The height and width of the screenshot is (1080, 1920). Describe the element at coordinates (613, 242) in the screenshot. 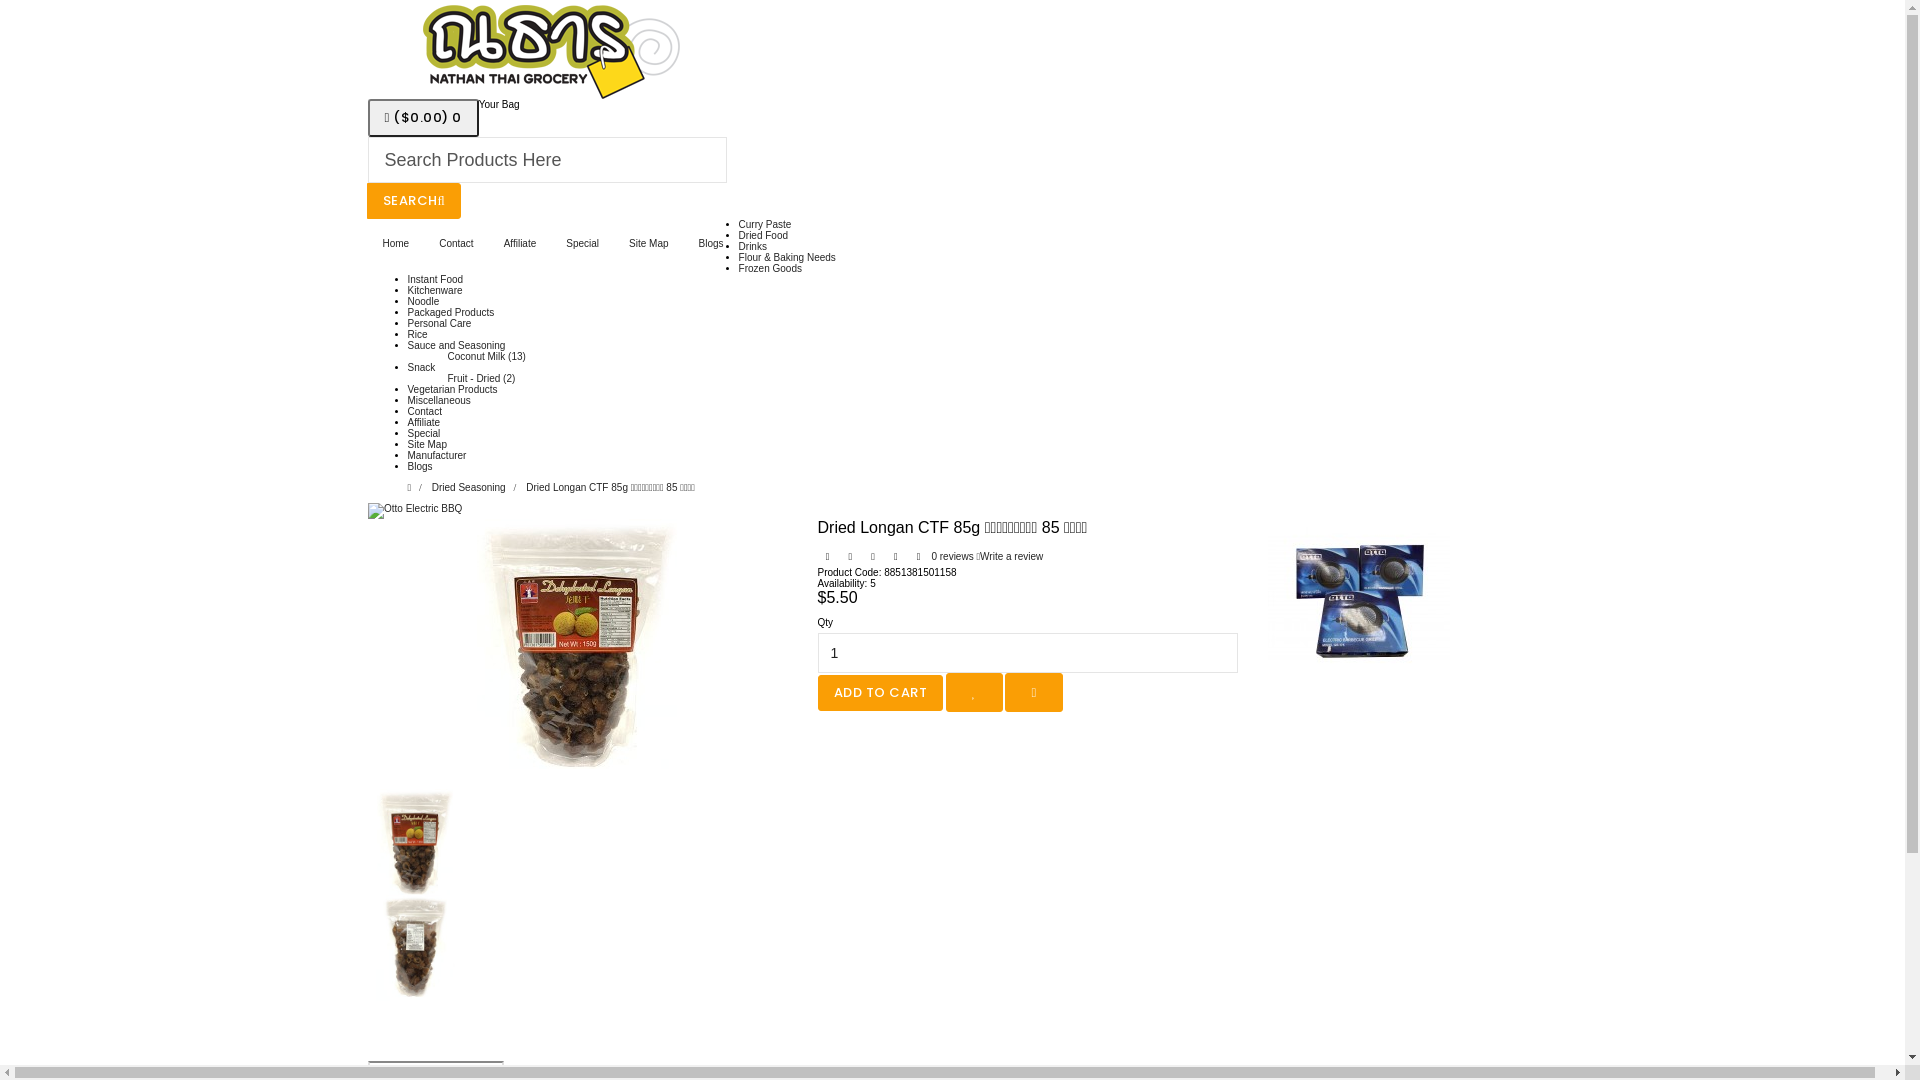

I see `'Site Map'` at that location.